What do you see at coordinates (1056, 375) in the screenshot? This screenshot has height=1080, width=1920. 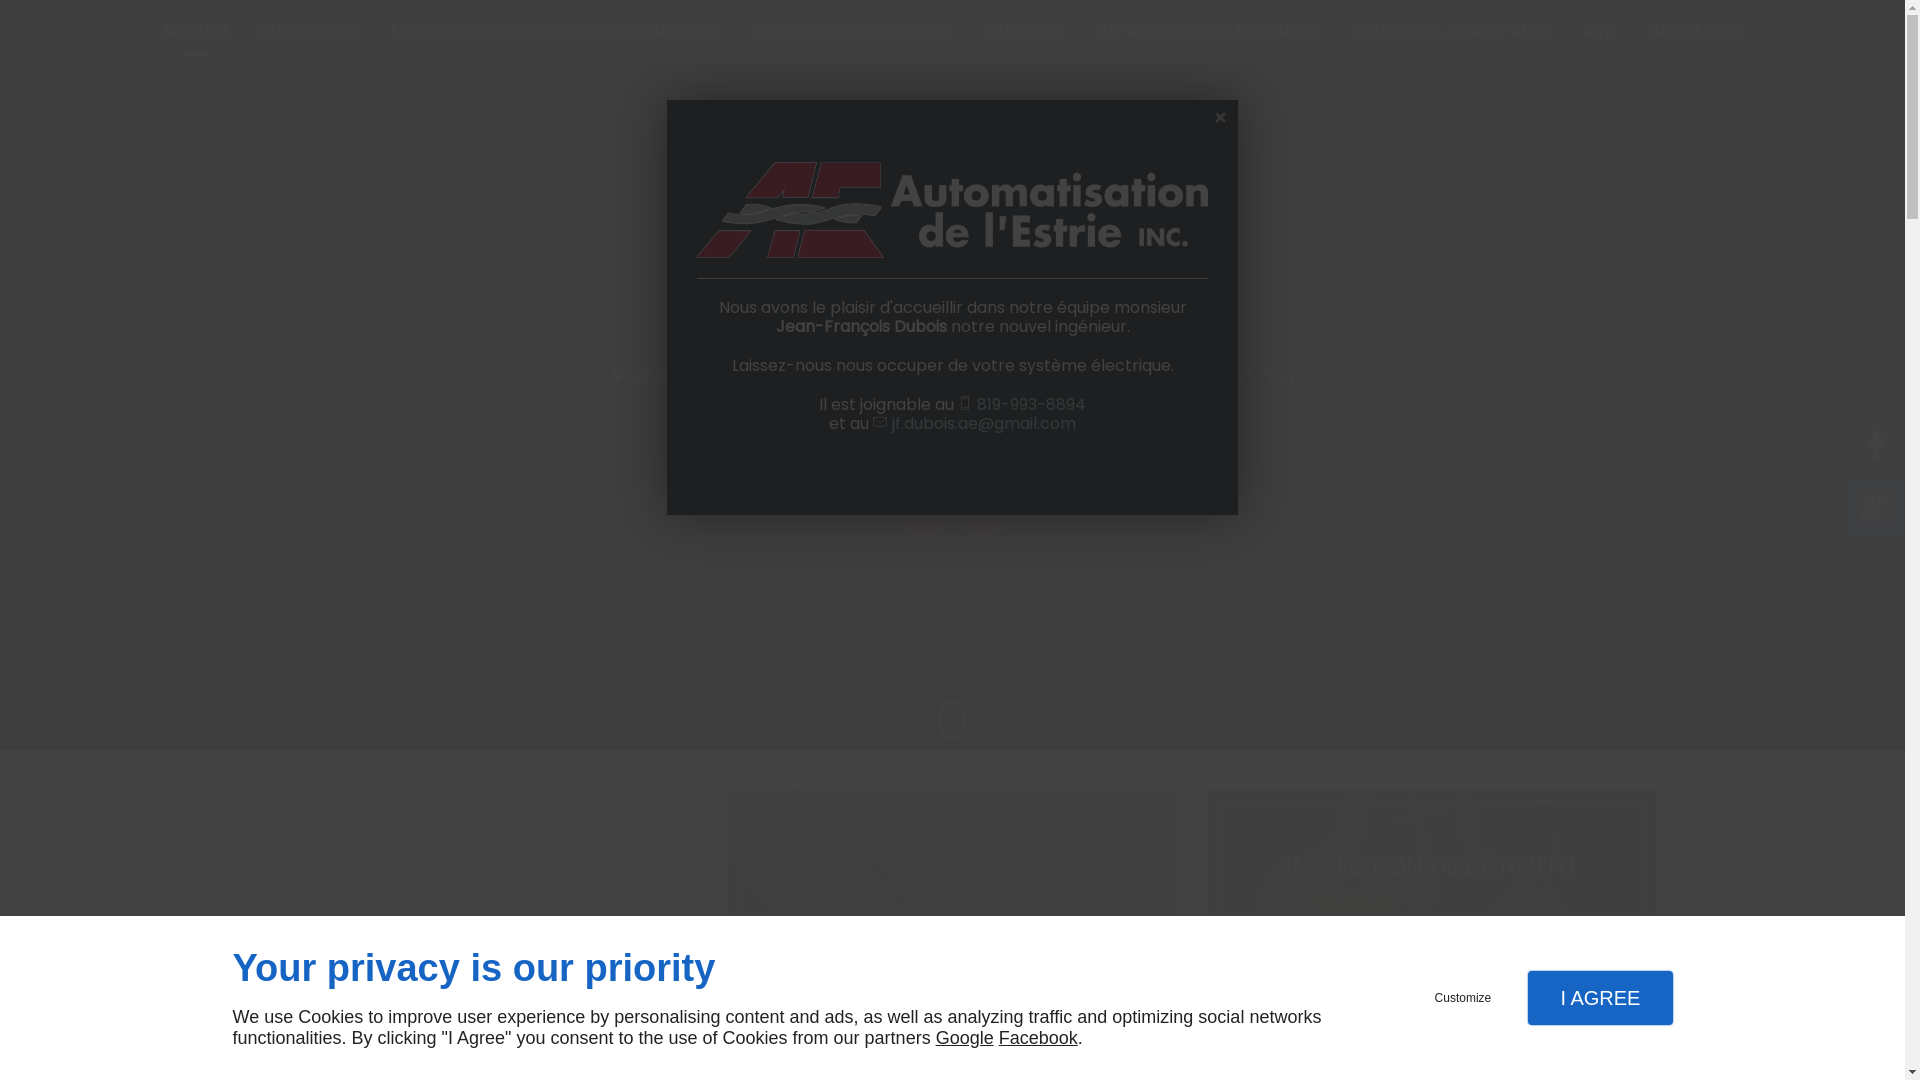 I see `'819-573-0500'` at bounding box center [1056, 375].